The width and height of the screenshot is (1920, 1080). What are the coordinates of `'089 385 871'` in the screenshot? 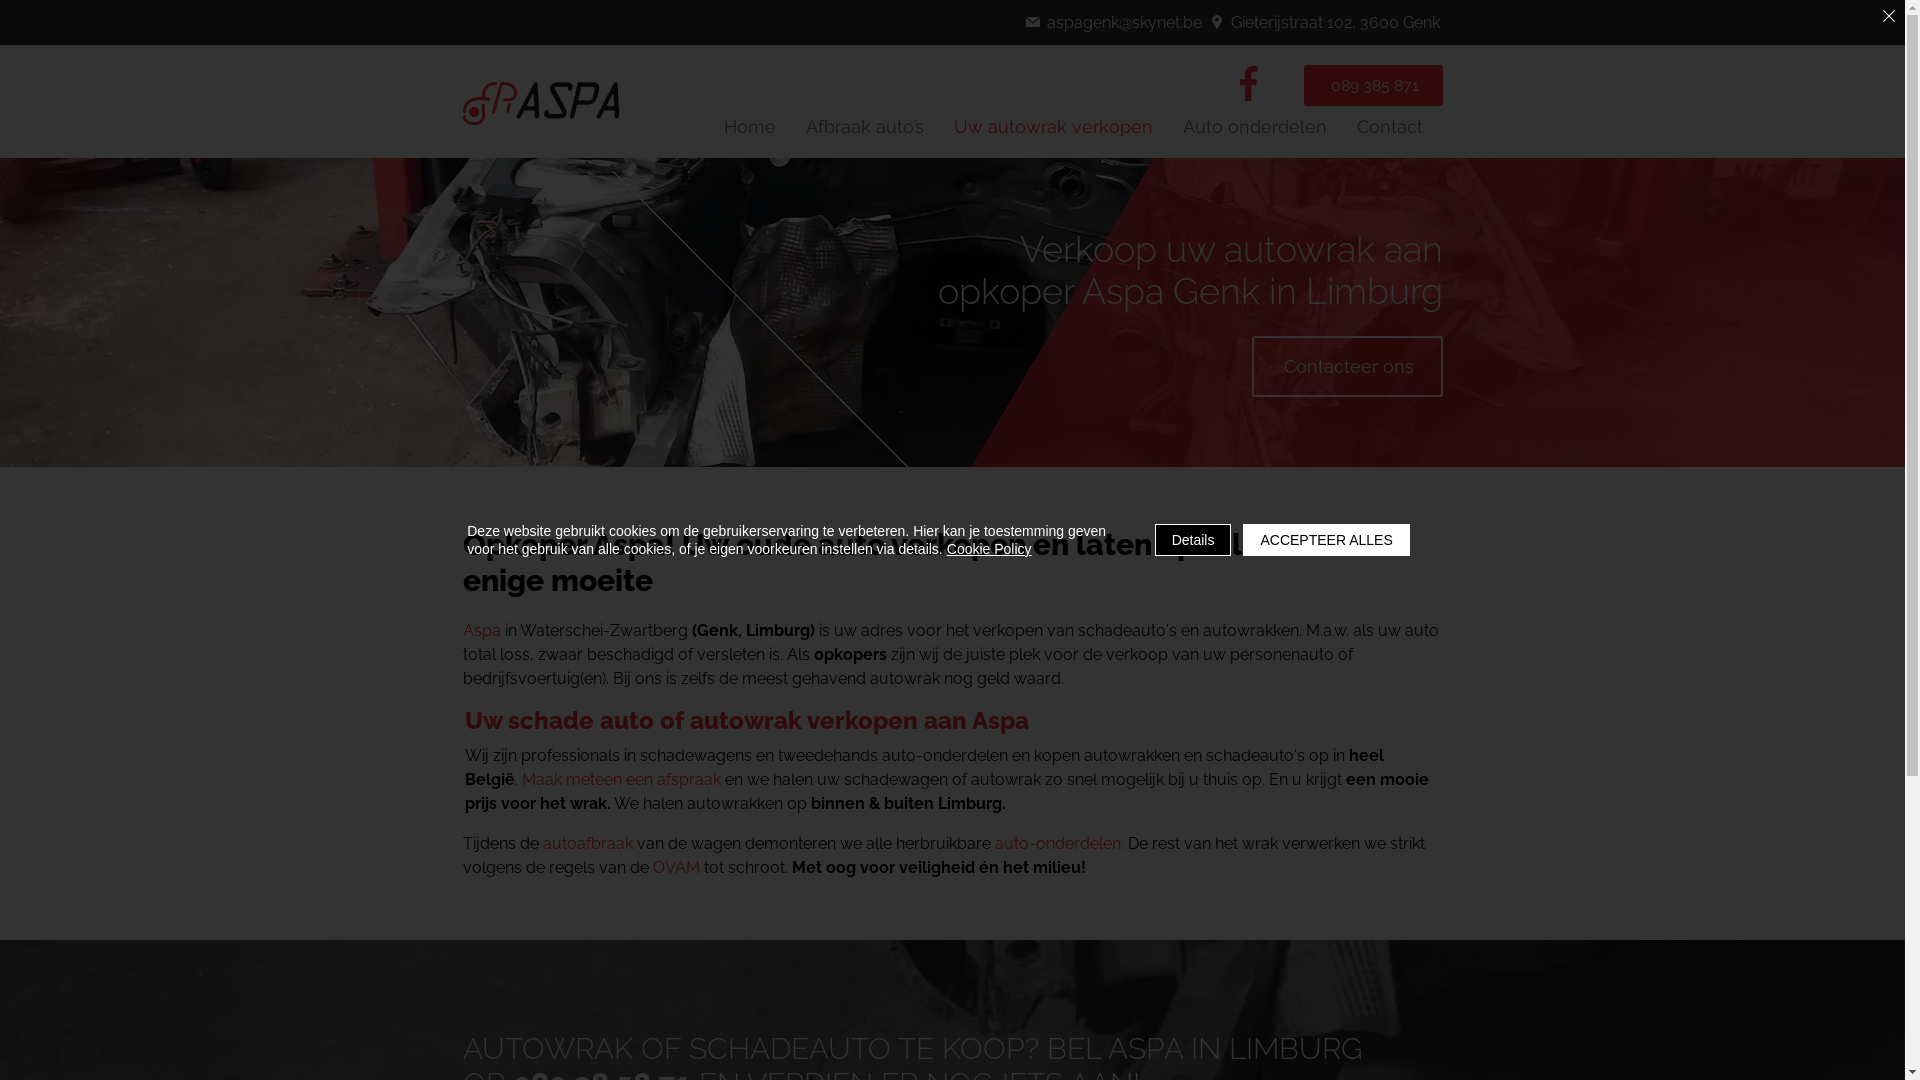 It's located at (1372, 84).